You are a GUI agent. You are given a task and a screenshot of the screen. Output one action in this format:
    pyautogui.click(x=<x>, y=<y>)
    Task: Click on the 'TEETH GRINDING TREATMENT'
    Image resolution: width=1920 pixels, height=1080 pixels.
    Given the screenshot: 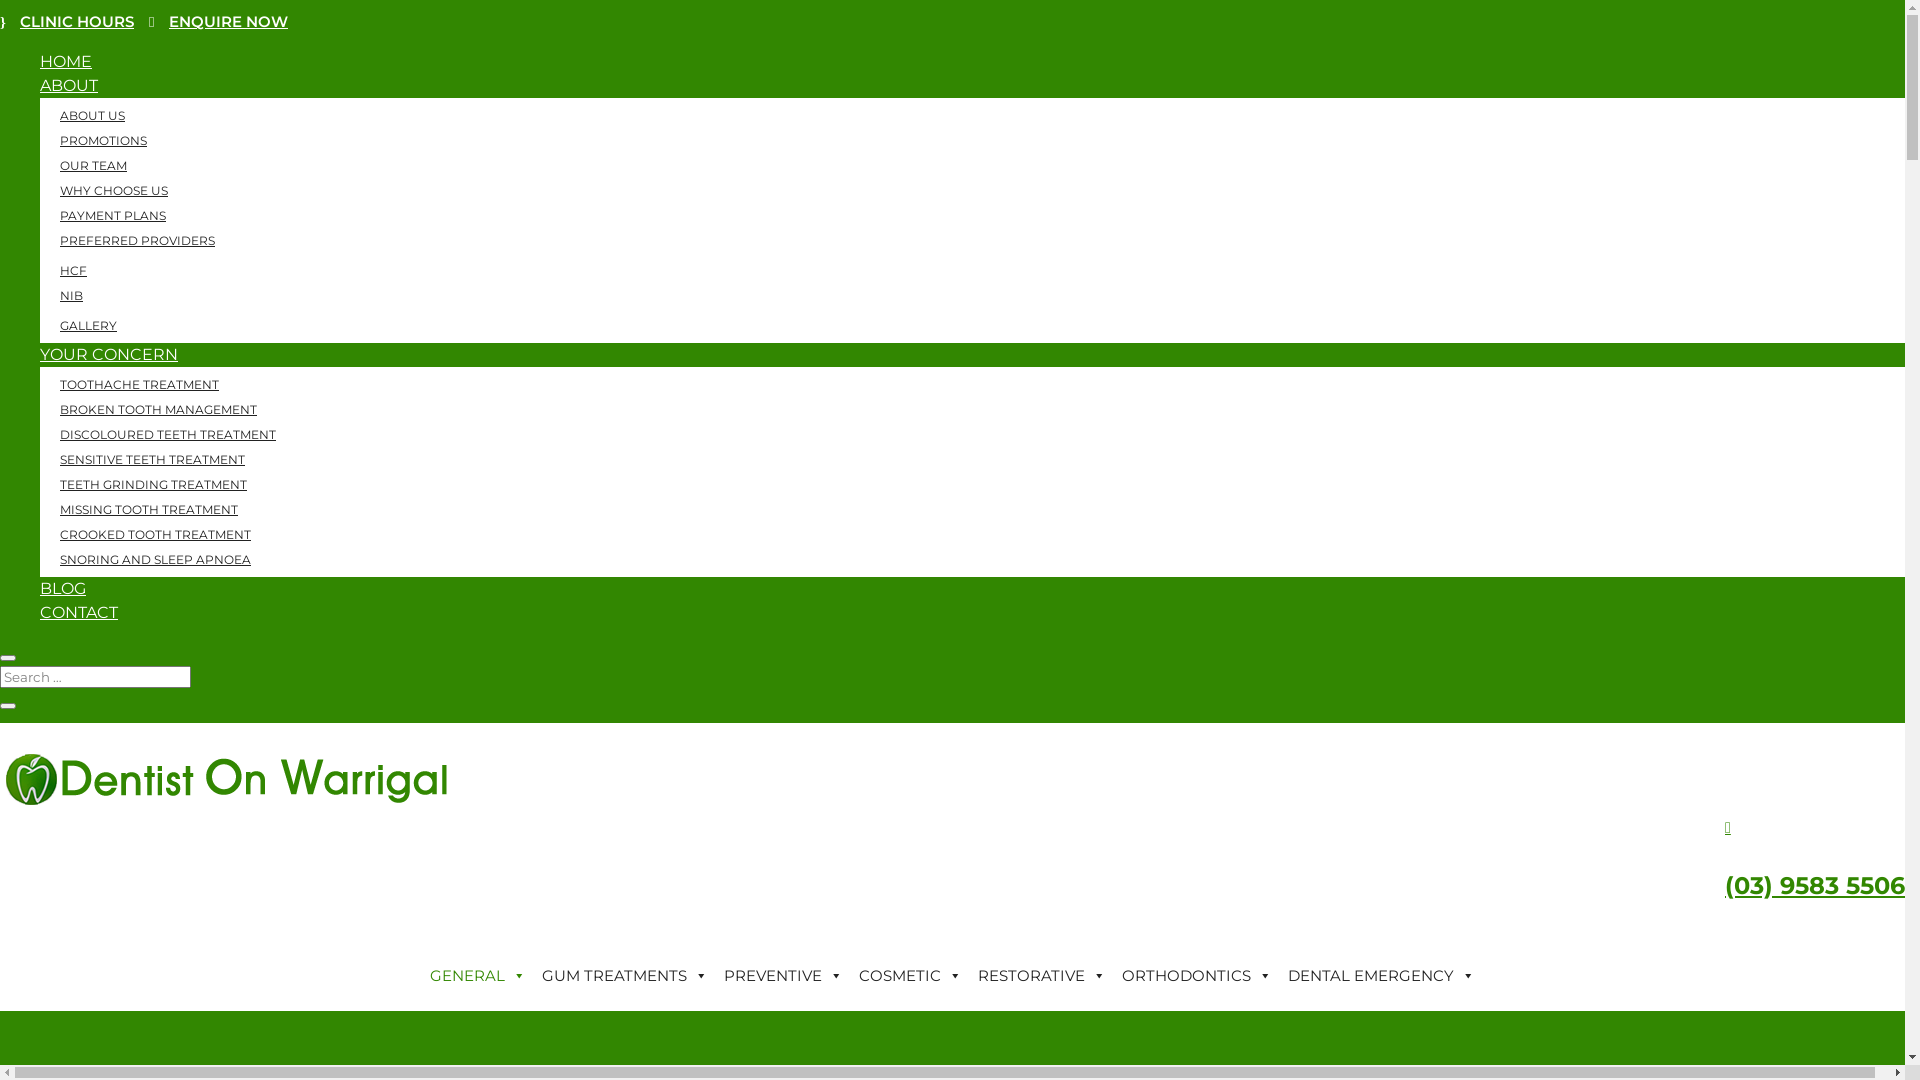 What is the action you would take?
    pyautogui.click(x=152, y=484)
    